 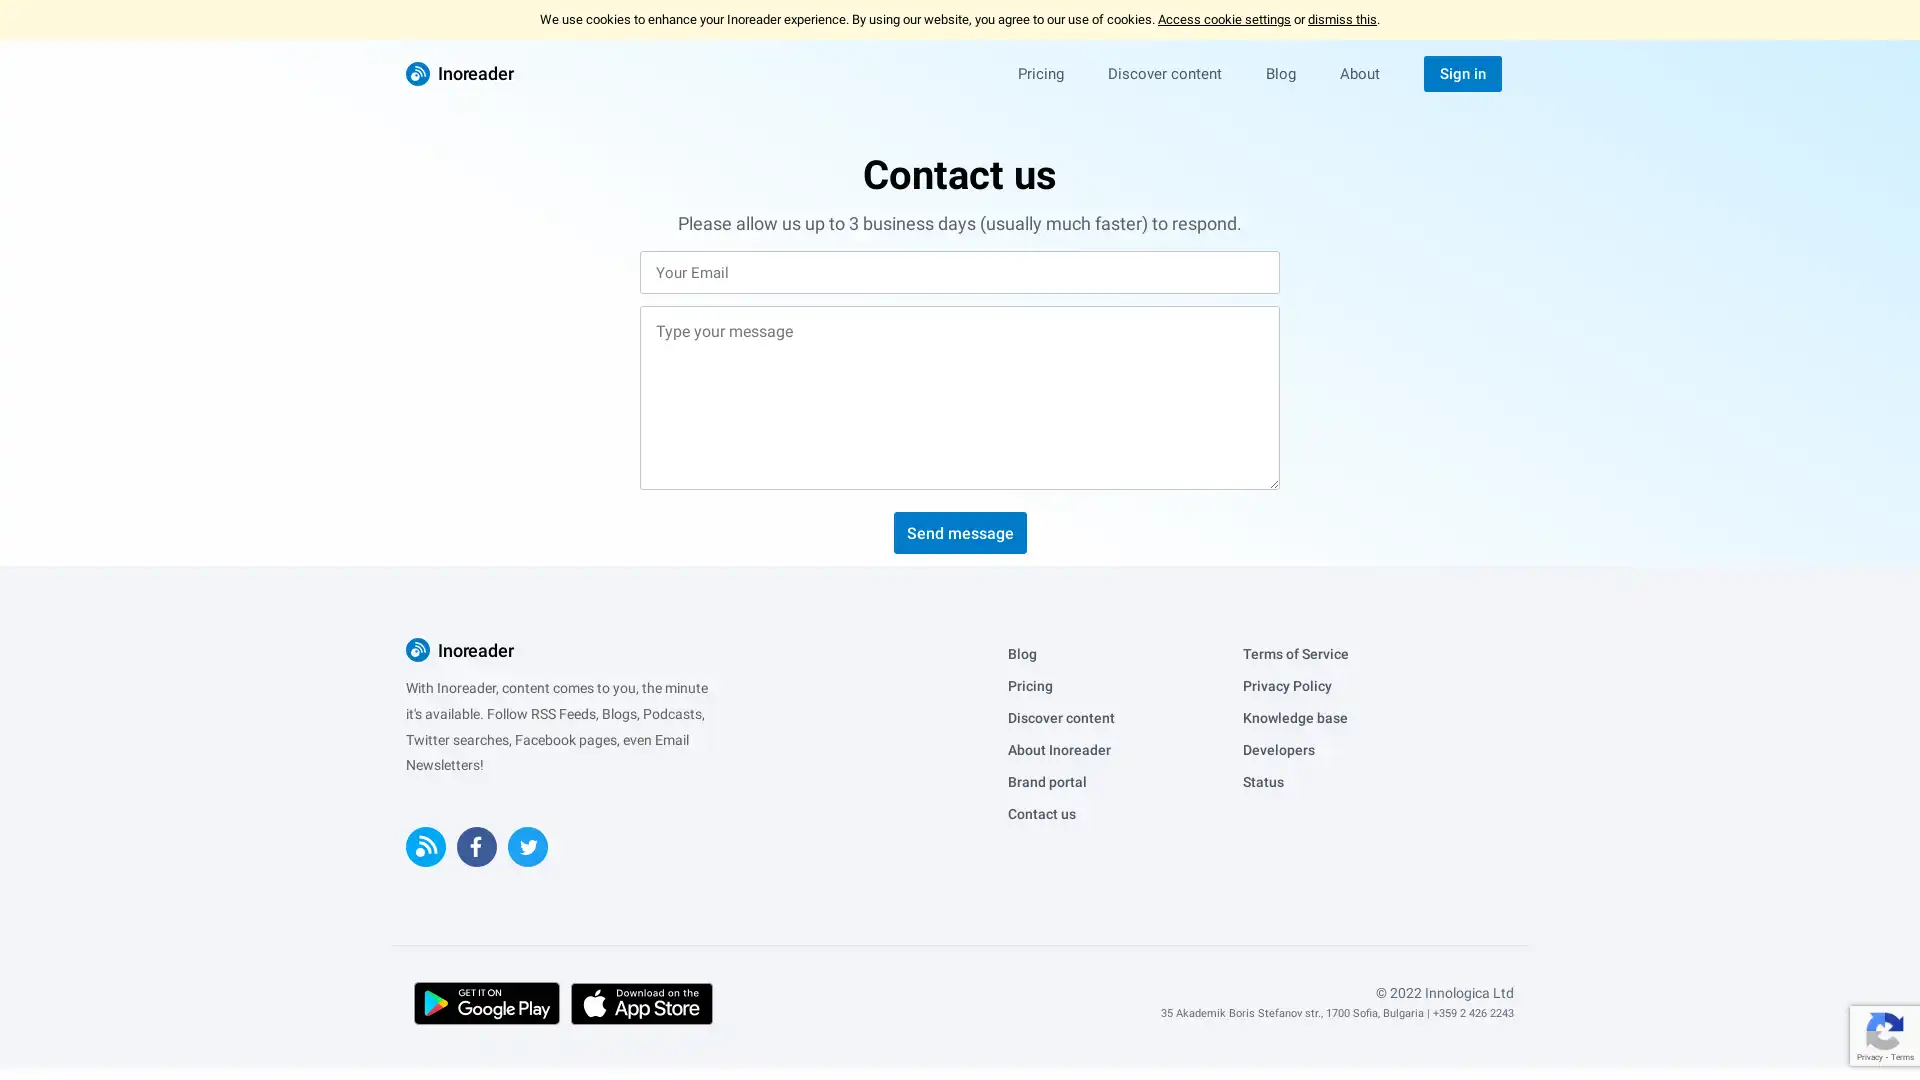 I want to click on Send message, so click(x=958, y=531).